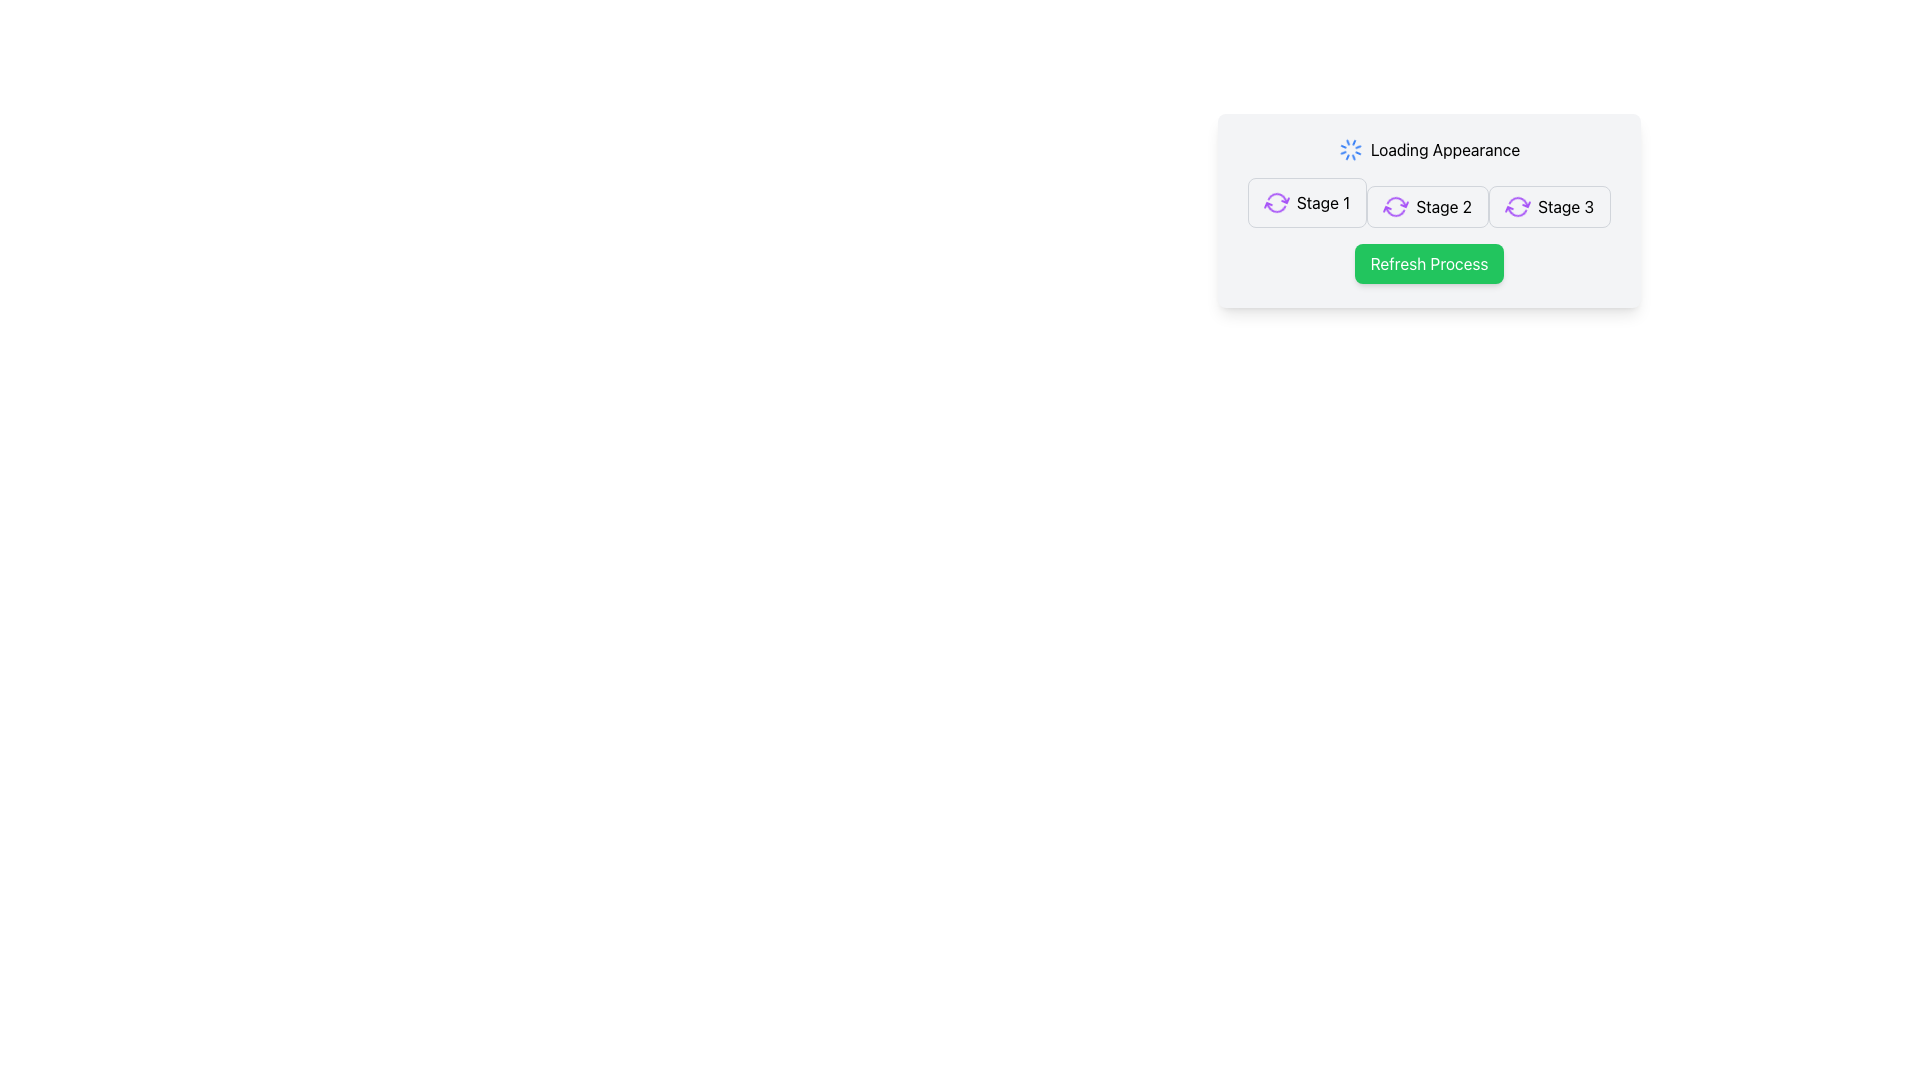  Describe the element at coordinates (1323, 203) in the screenshot. I see `the text label displaying 'Stage 1', which is styled with a modern sans-serif font and located to the right of a spinning icon in a bordered rectangle with rounded corners` at that location.